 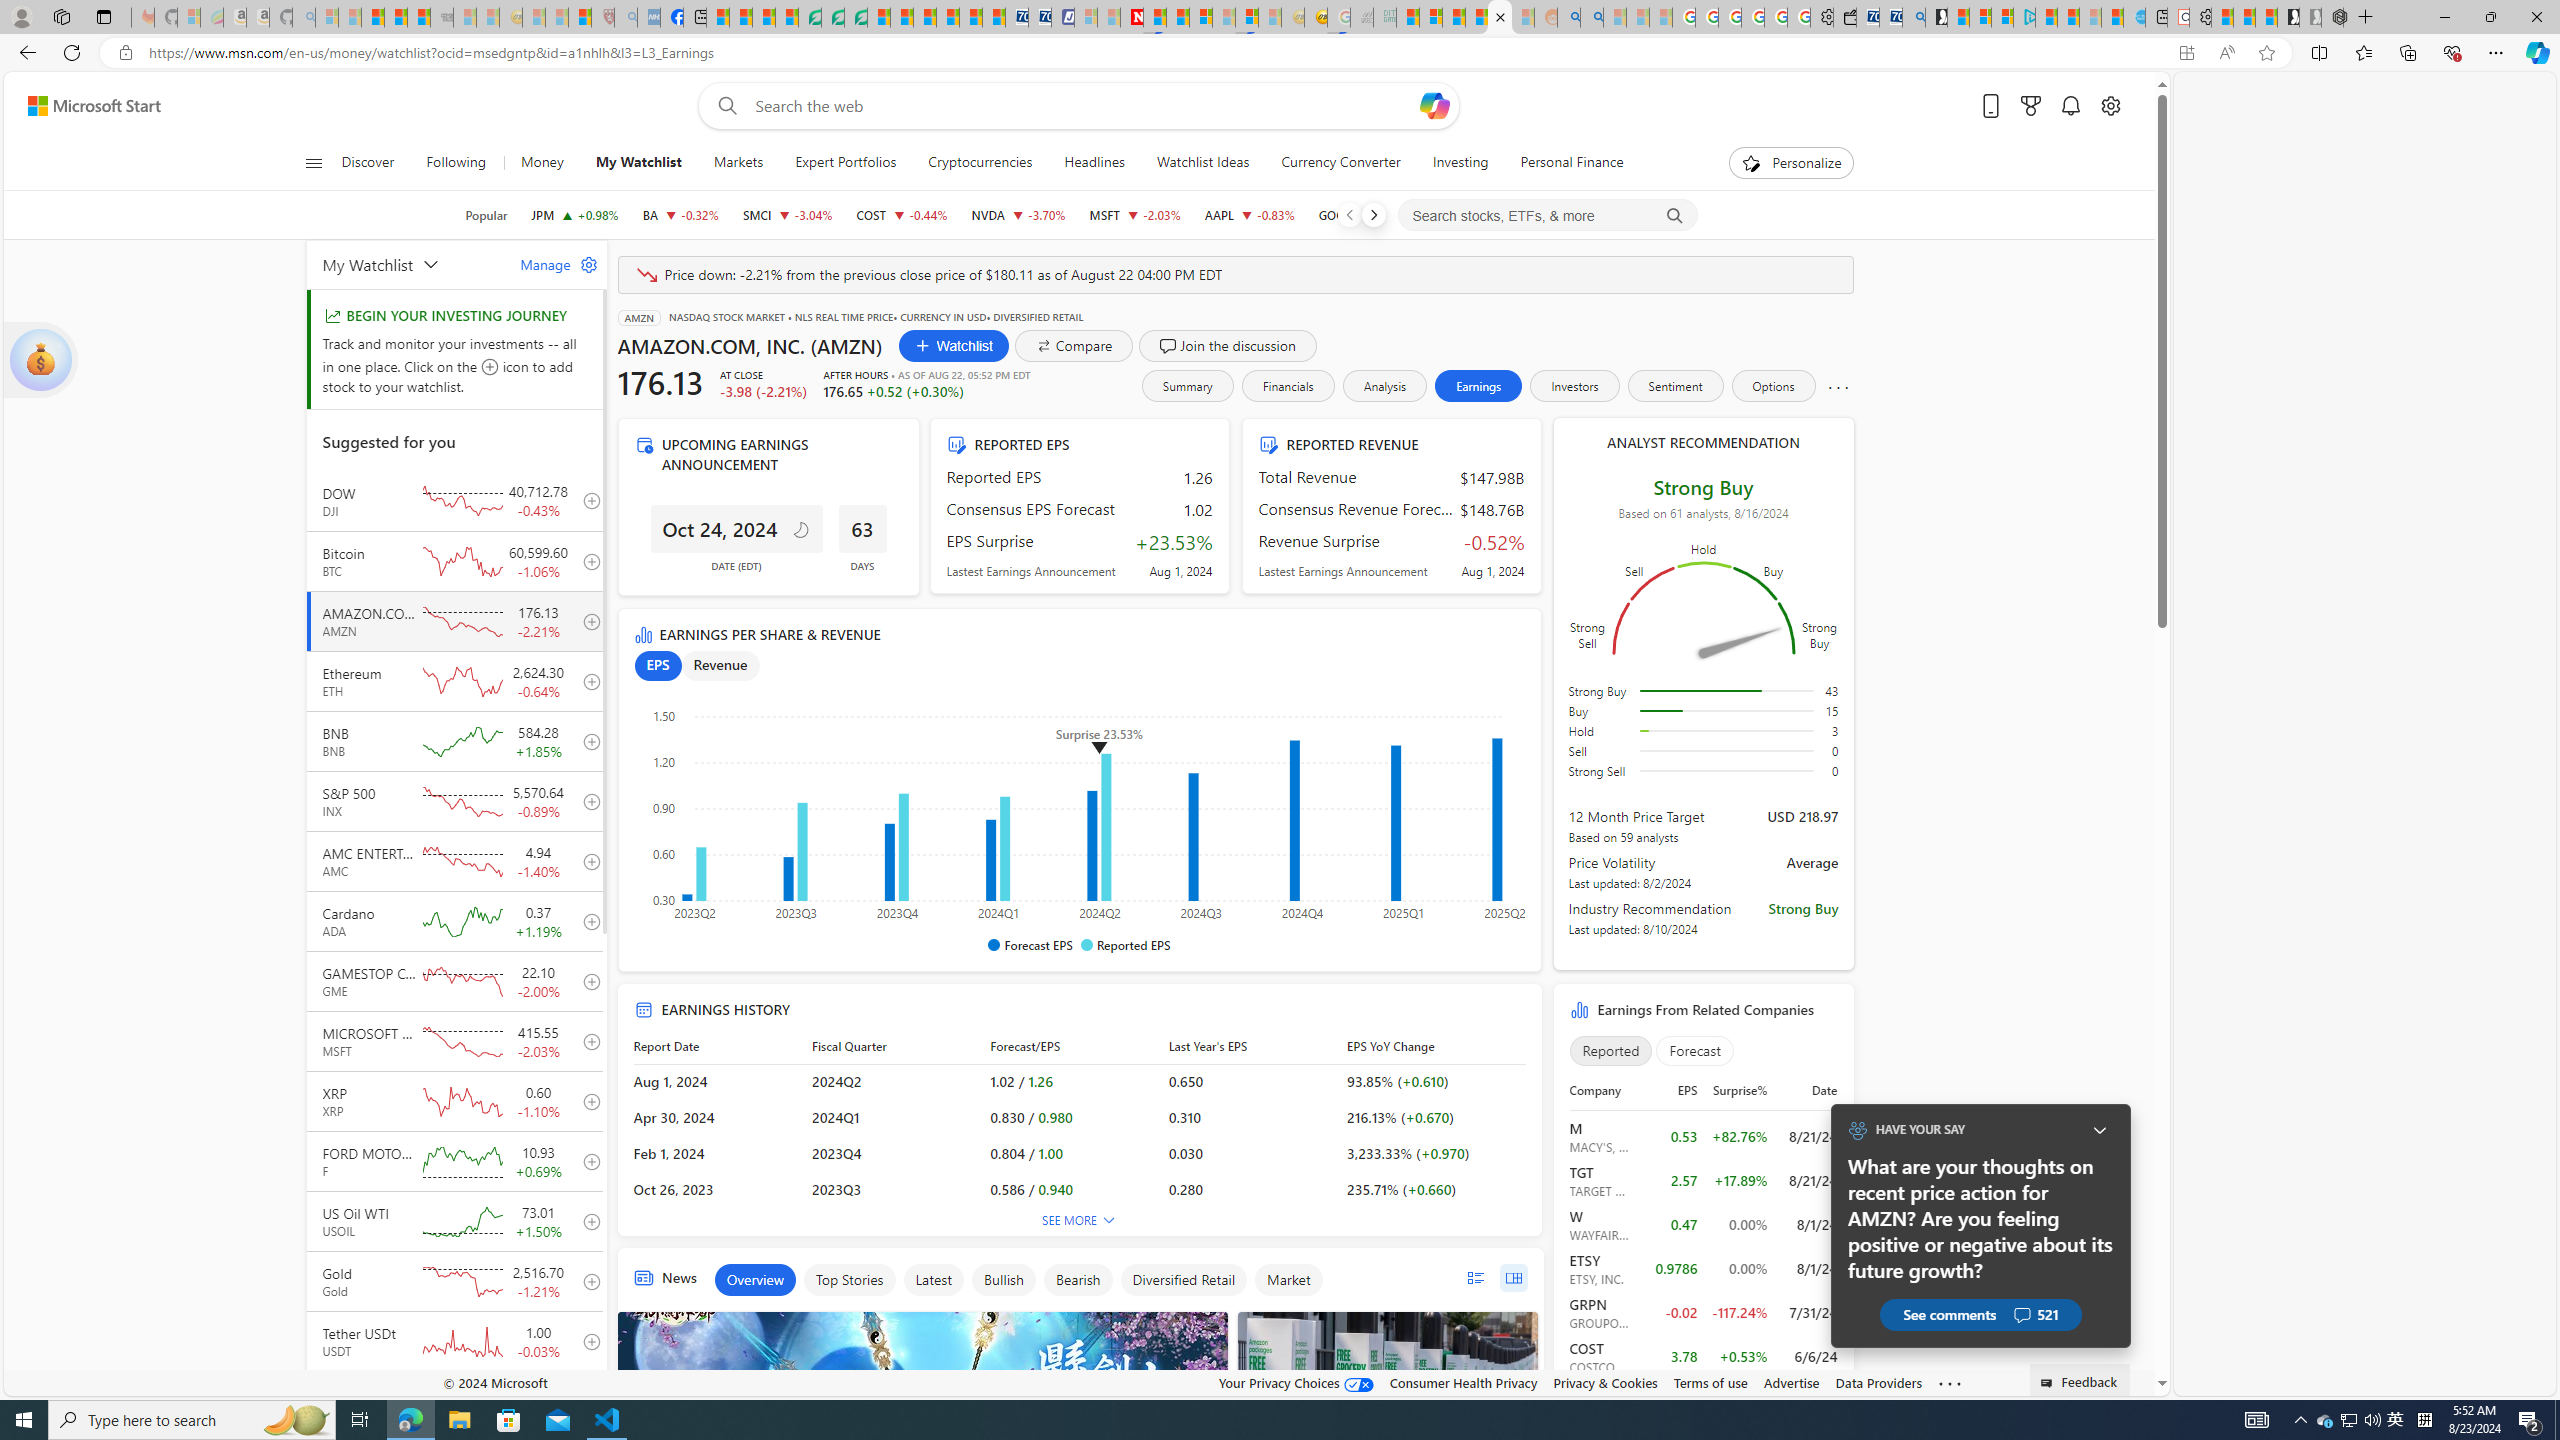 I want to click on 'Overview', so click(x=754, y=1279).